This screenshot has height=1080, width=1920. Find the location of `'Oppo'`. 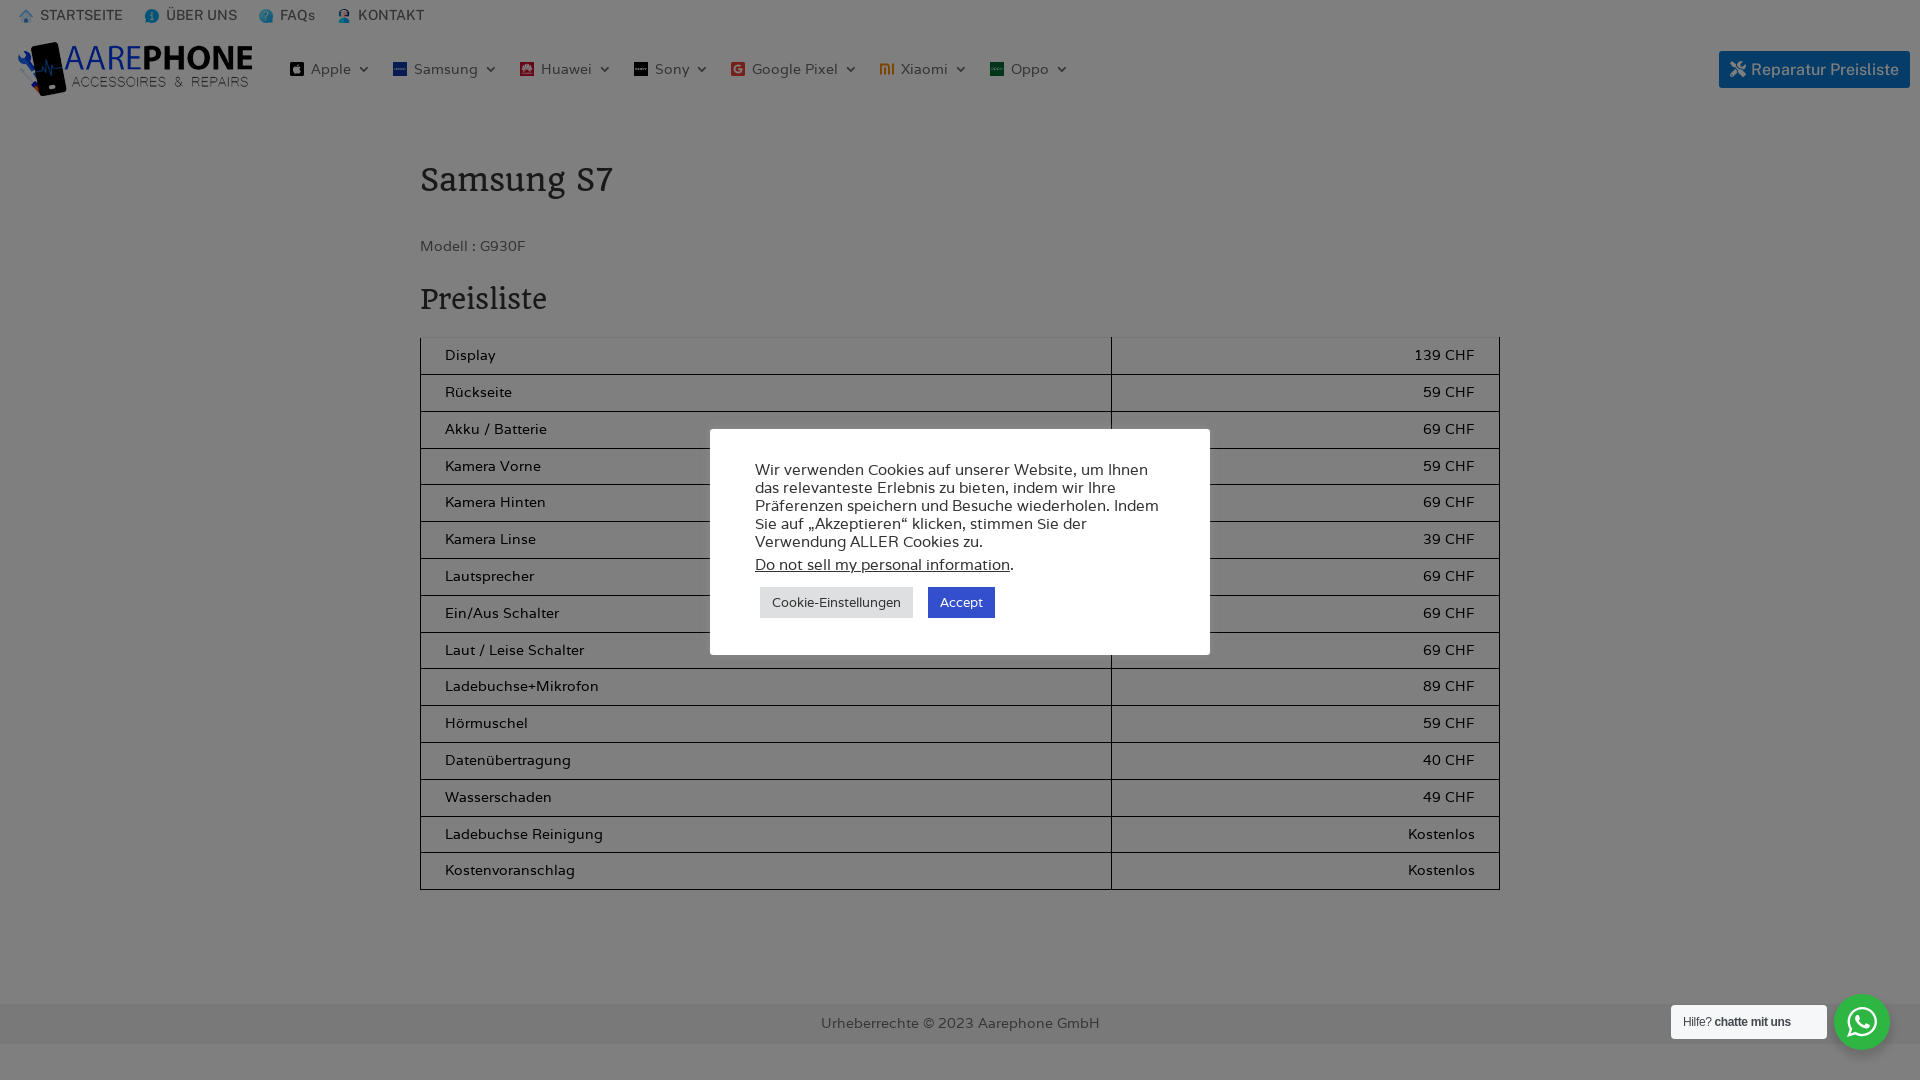

'Oppo' is located at coordinates (1029, 68).